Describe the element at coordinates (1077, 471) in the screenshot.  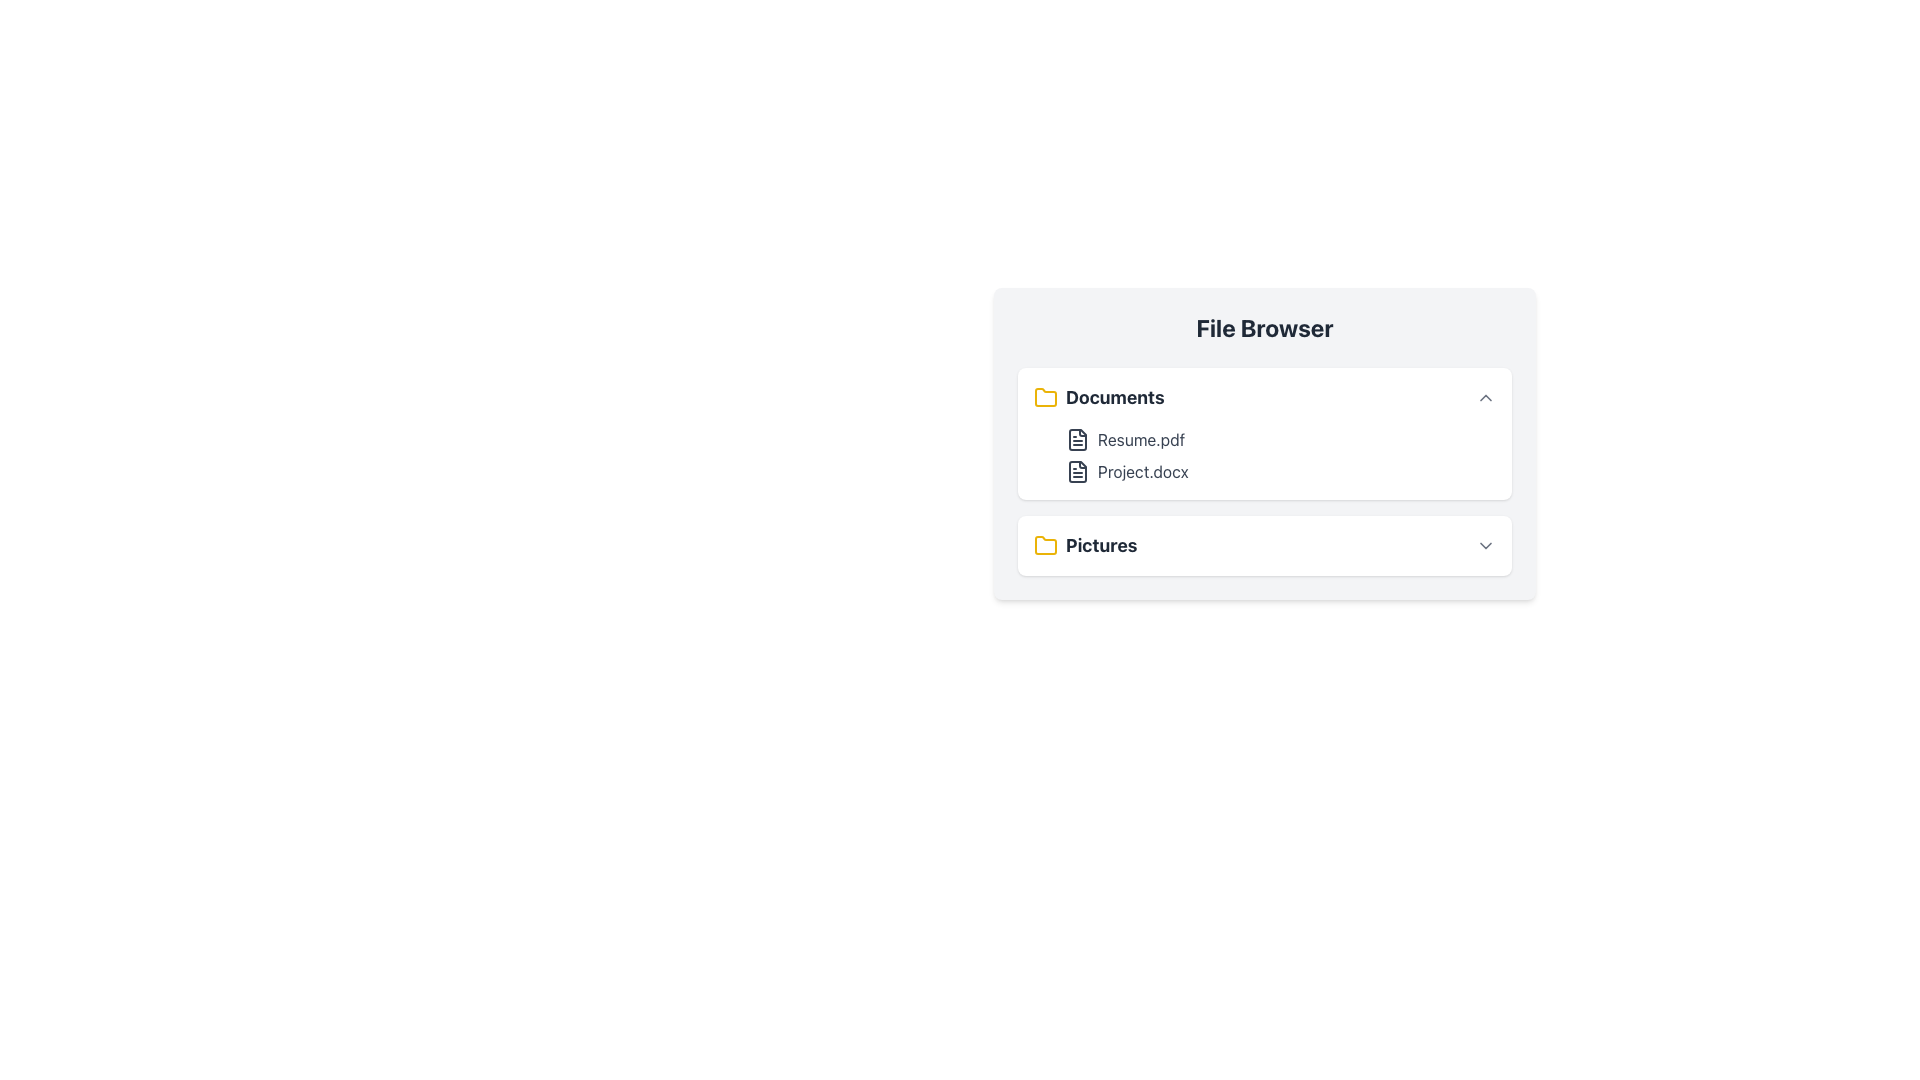
I see `the document icon for 'Project.docx' in the 'Documents' section of the 'File Browser'` at that location.